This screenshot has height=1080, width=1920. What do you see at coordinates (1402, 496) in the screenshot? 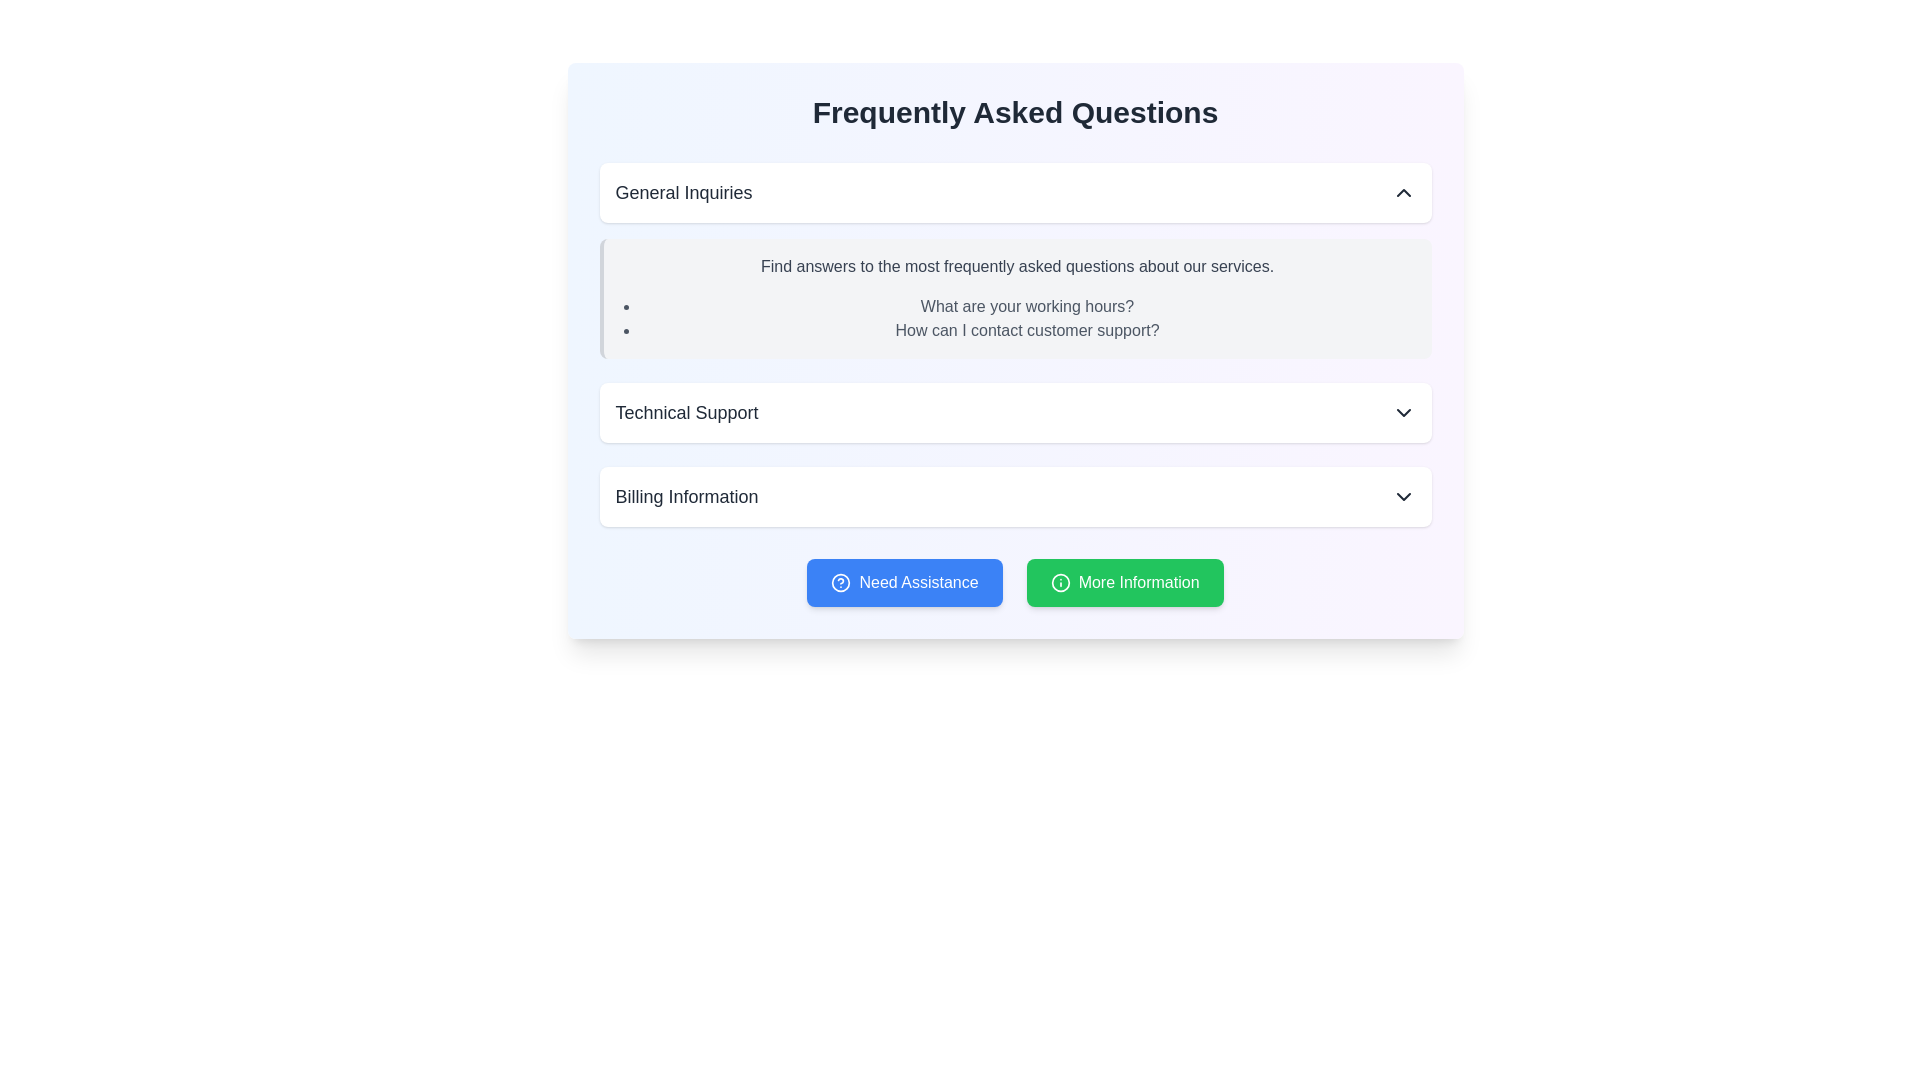
I see `the chevron-down icon located to the far right of the 'Billing Information' section header` at bounding box center [1402, 496].